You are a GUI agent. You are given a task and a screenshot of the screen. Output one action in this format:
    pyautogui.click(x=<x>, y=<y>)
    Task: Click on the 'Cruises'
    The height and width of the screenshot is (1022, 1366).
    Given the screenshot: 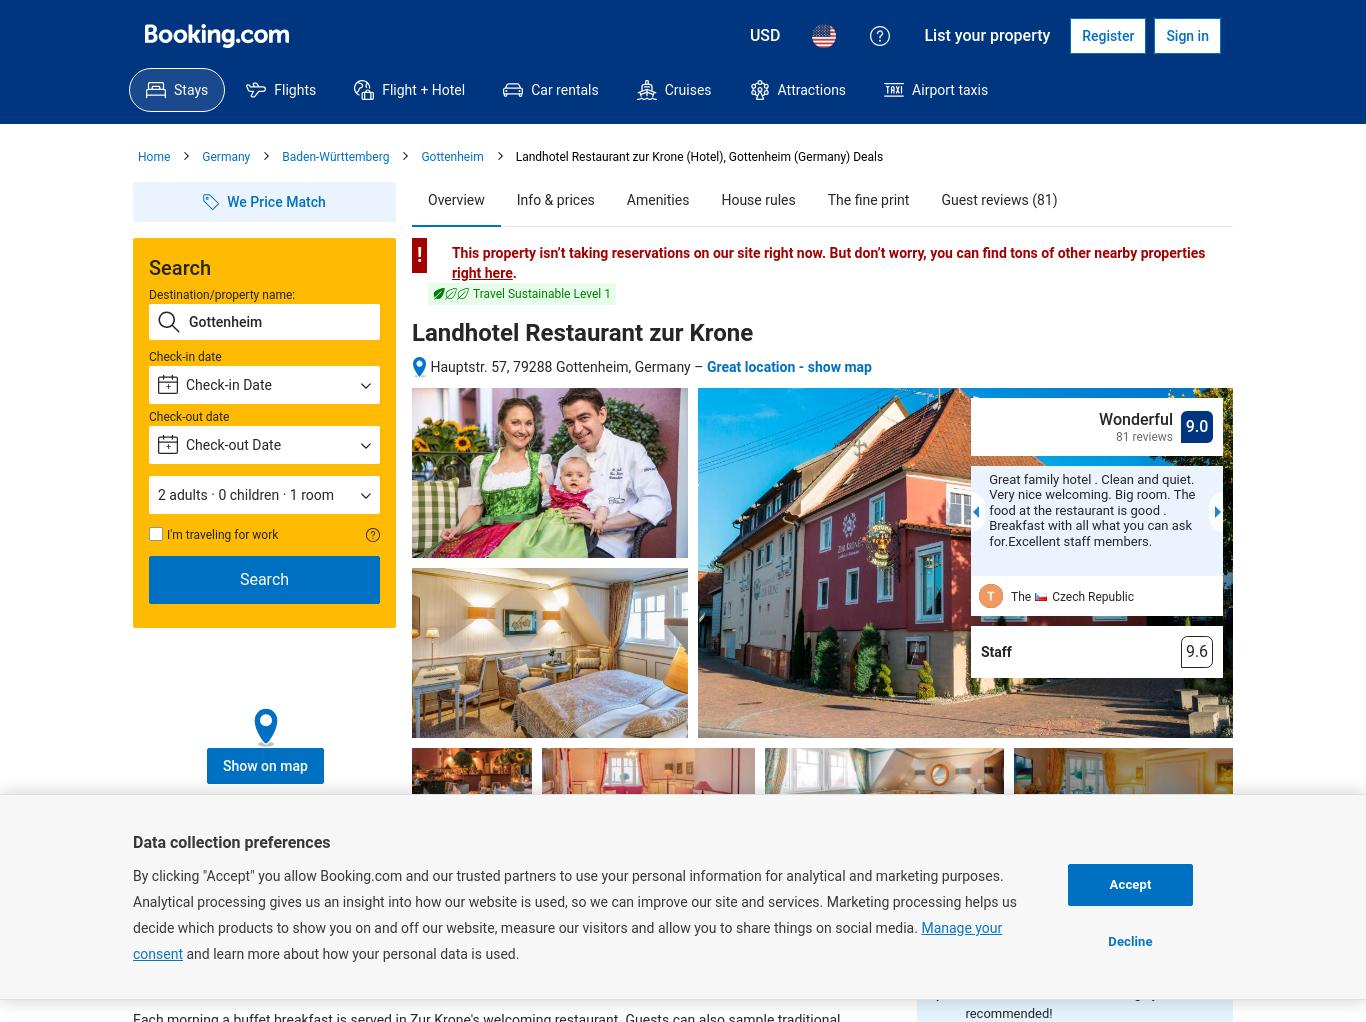 What is the action you would take?
    pyautogui.click(x=687, y=89)
    